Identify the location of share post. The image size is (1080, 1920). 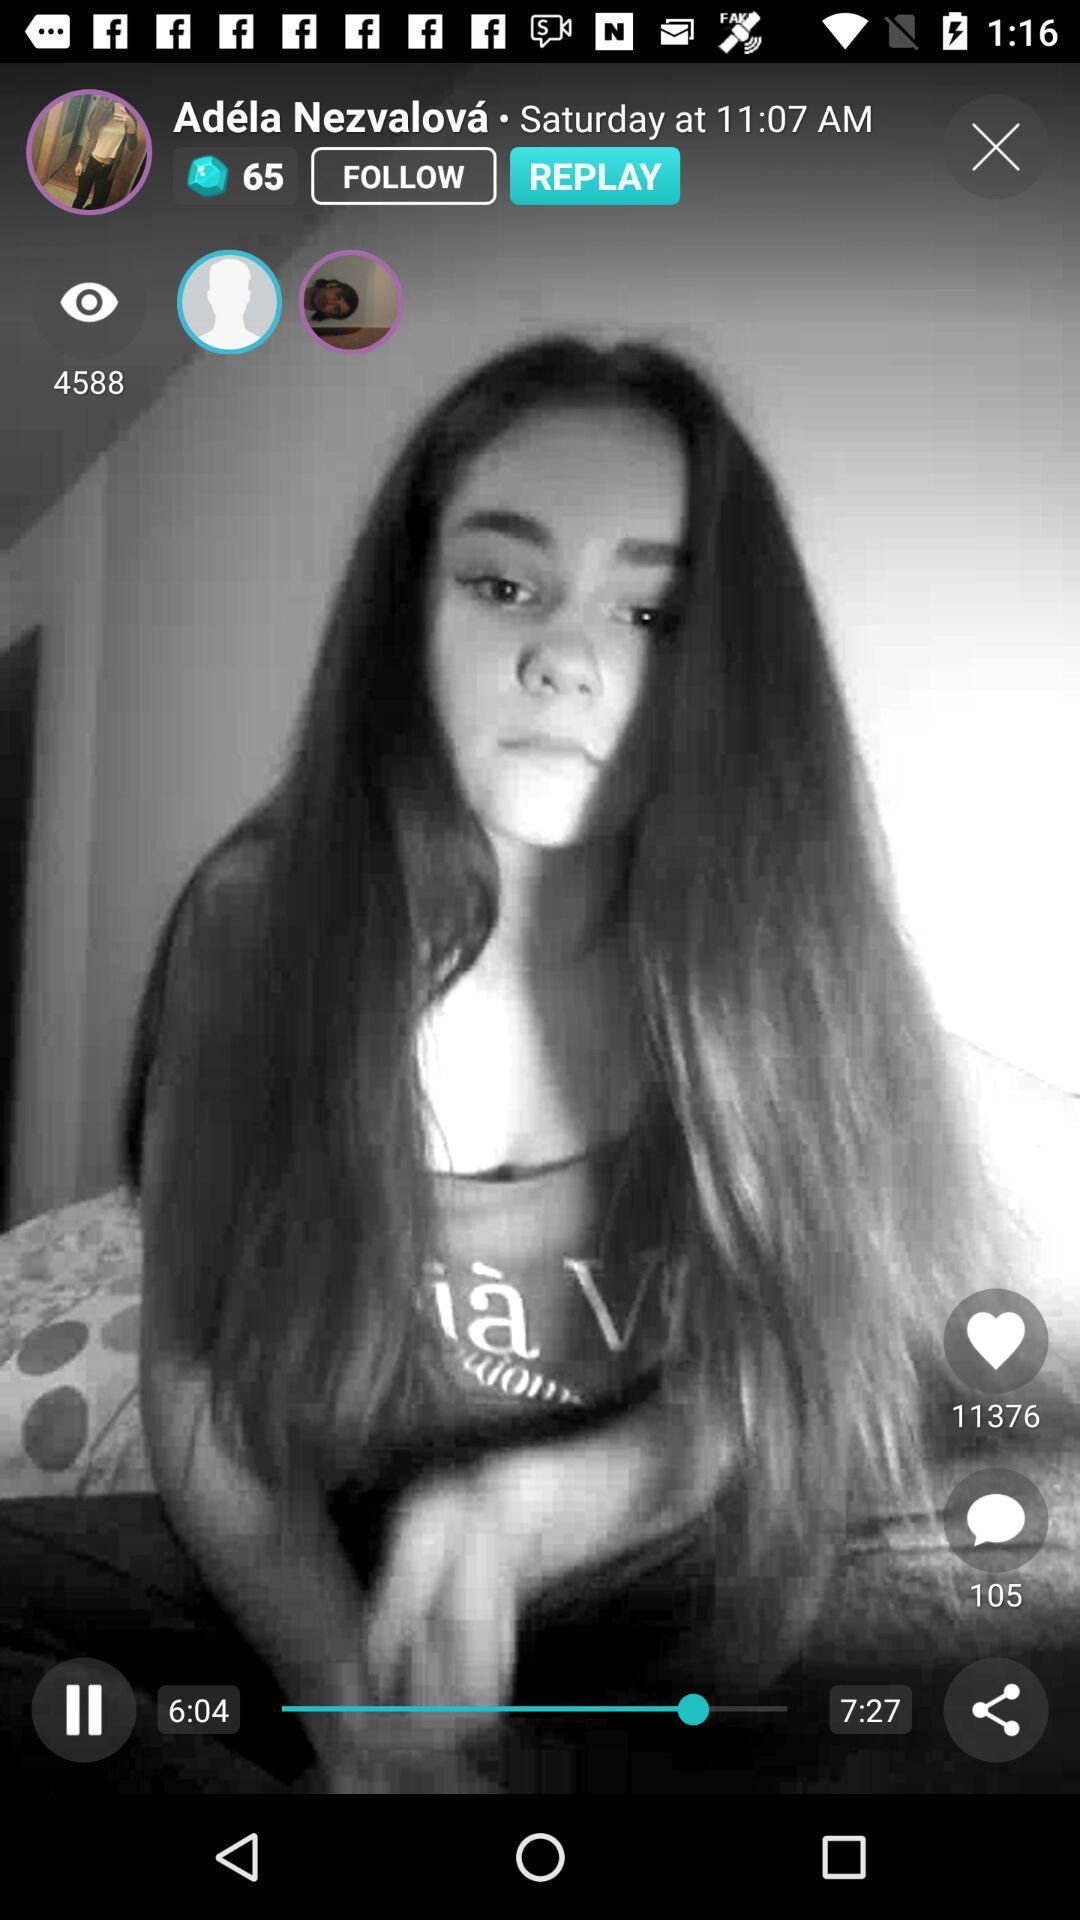
(995, 1708).